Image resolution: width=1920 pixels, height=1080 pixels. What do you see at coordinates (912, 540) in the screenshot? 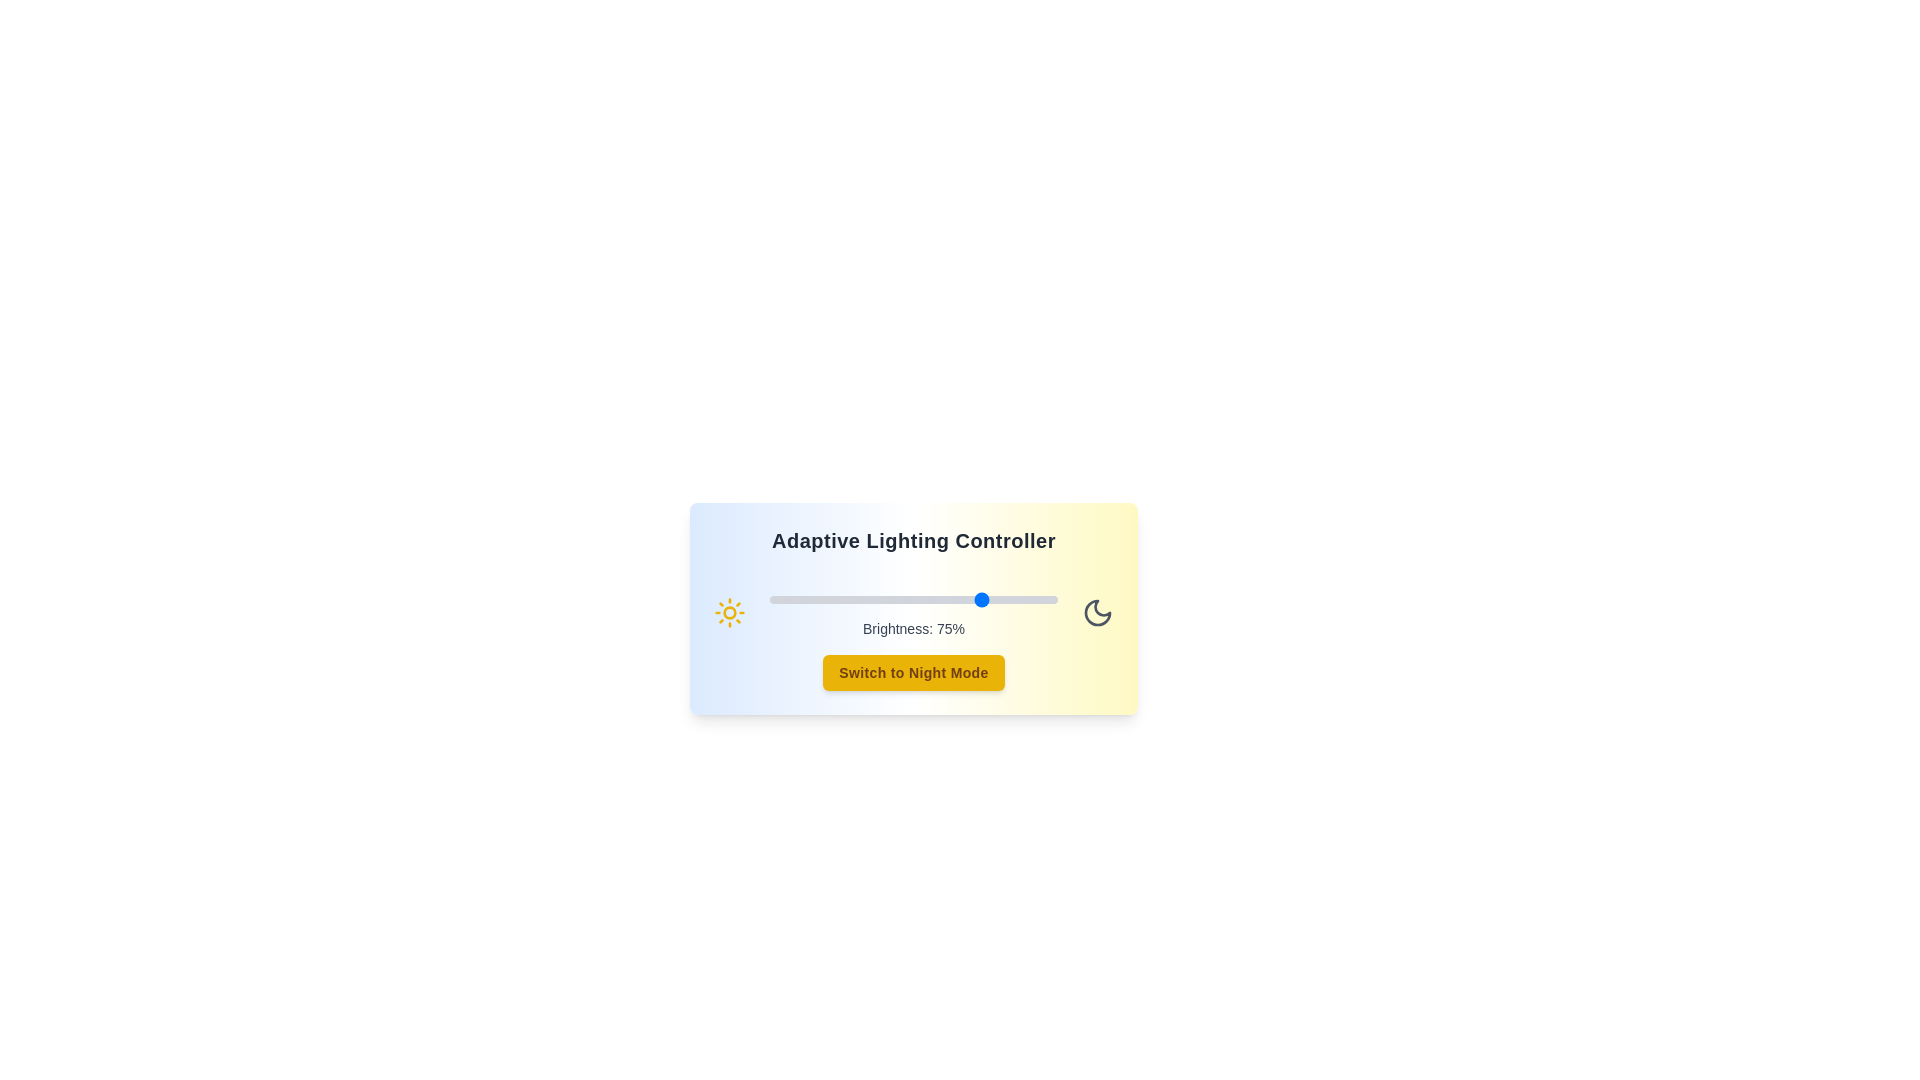
I see `the title Label at the top center of the adaptive lighting interface, which is located above the brightness controls and the 'Switch to Night Mode' button` at bounding box center [912, 540].